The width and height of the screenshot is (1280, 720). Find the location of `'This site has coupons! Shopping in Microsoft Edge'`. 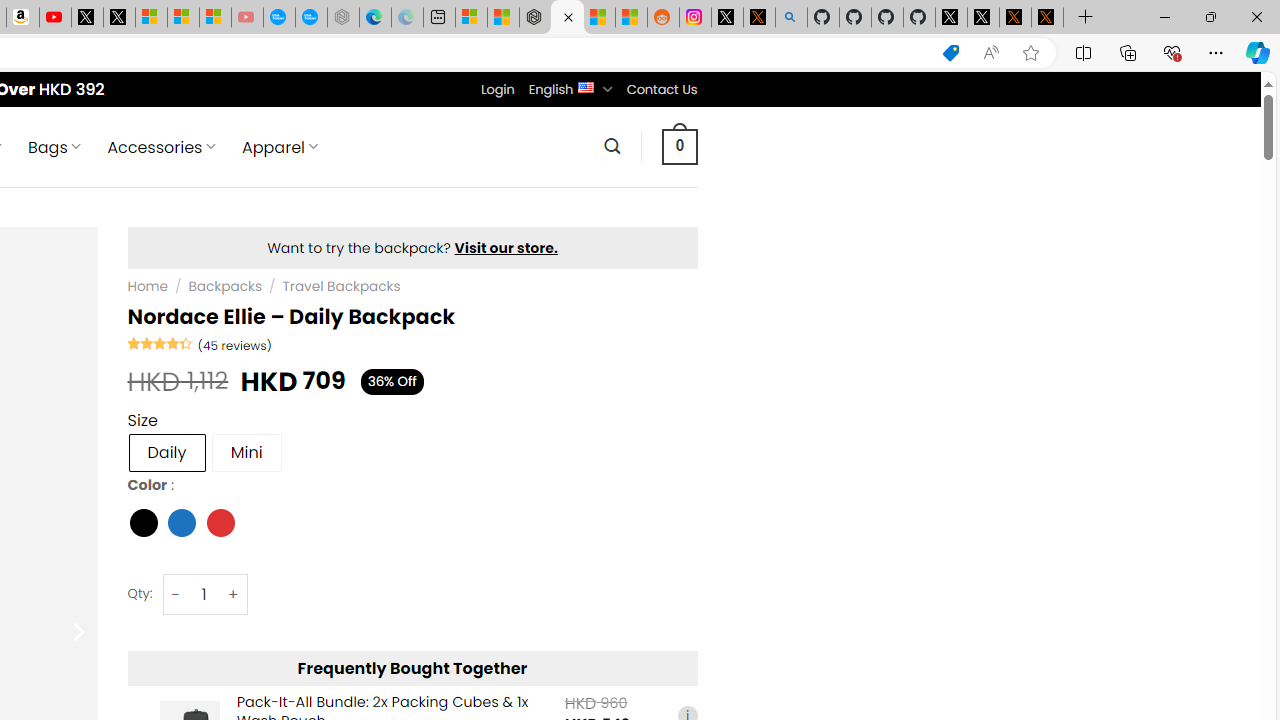

'This site has coupons! Shopping in Microsoft Edge' is located at coordinates (950, 52).